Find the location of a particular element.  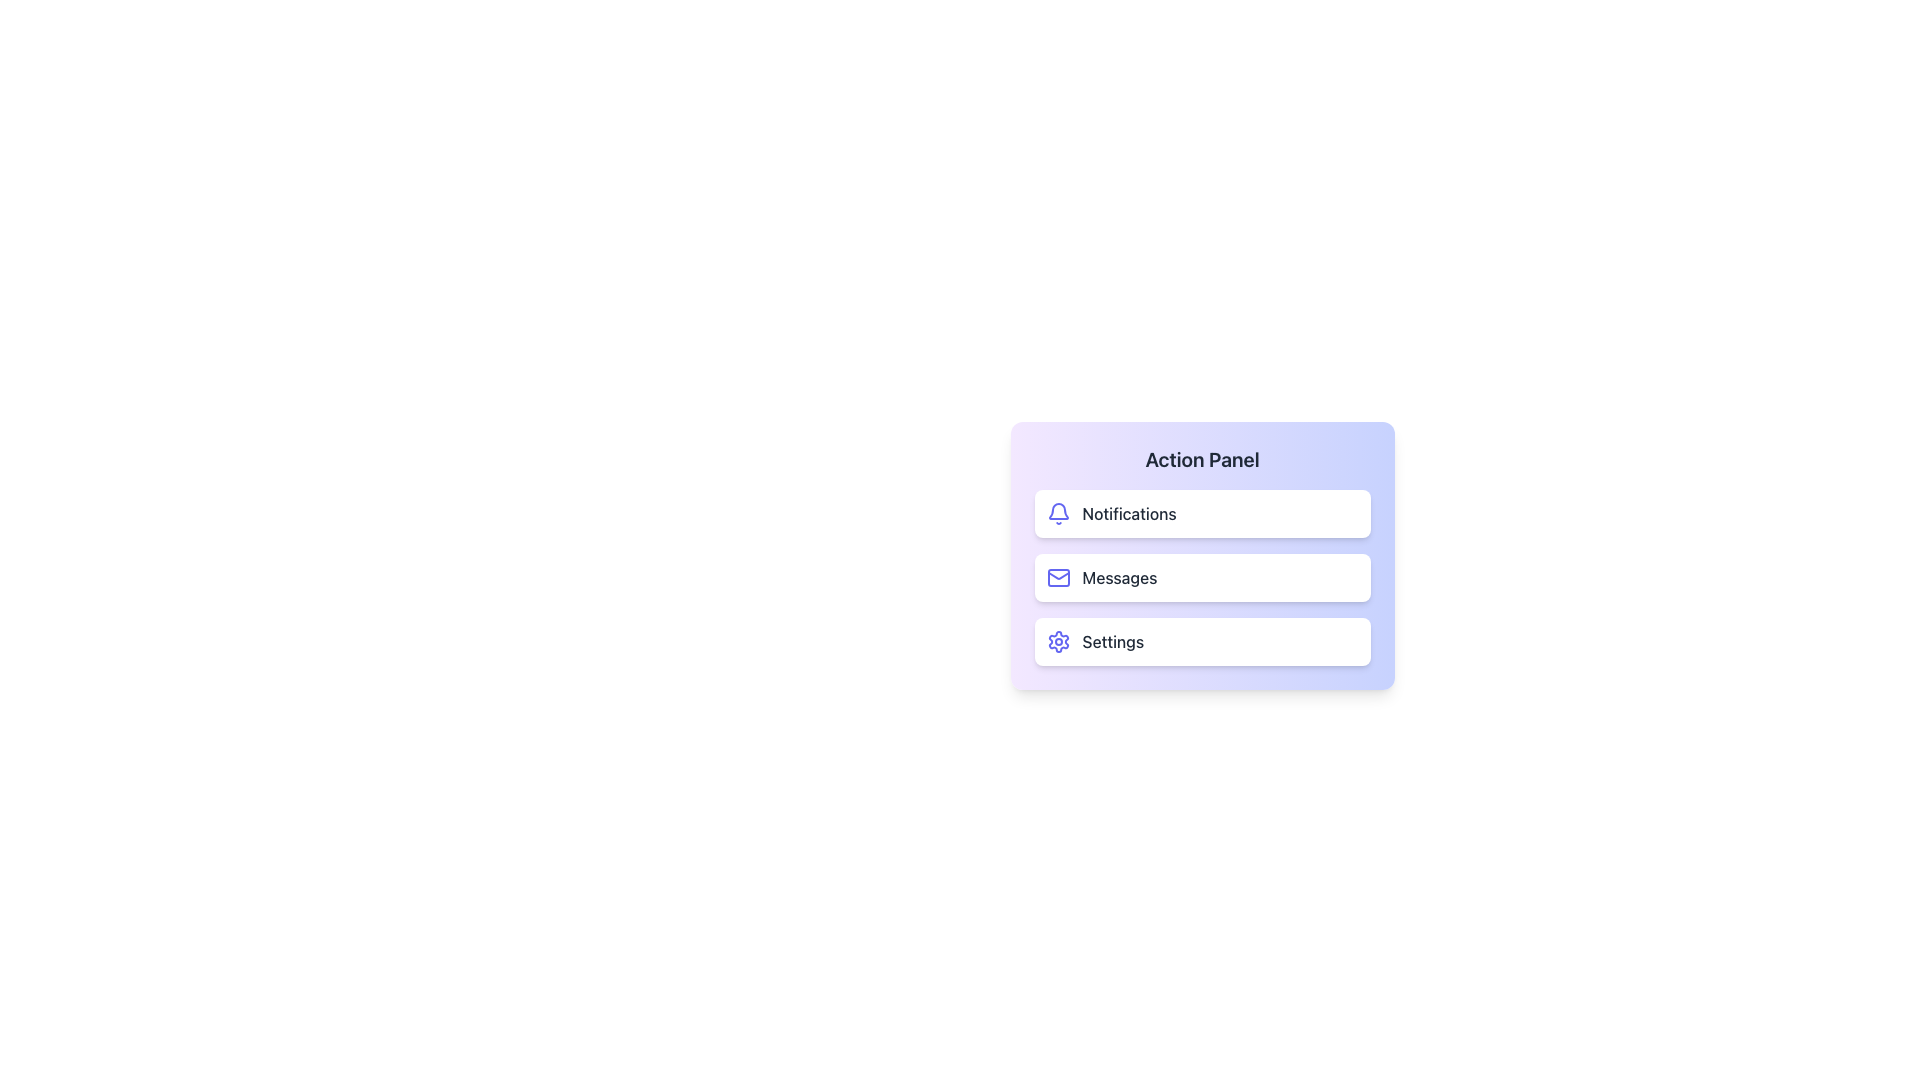

the gear icon located is located at coordinates (1057, 641).